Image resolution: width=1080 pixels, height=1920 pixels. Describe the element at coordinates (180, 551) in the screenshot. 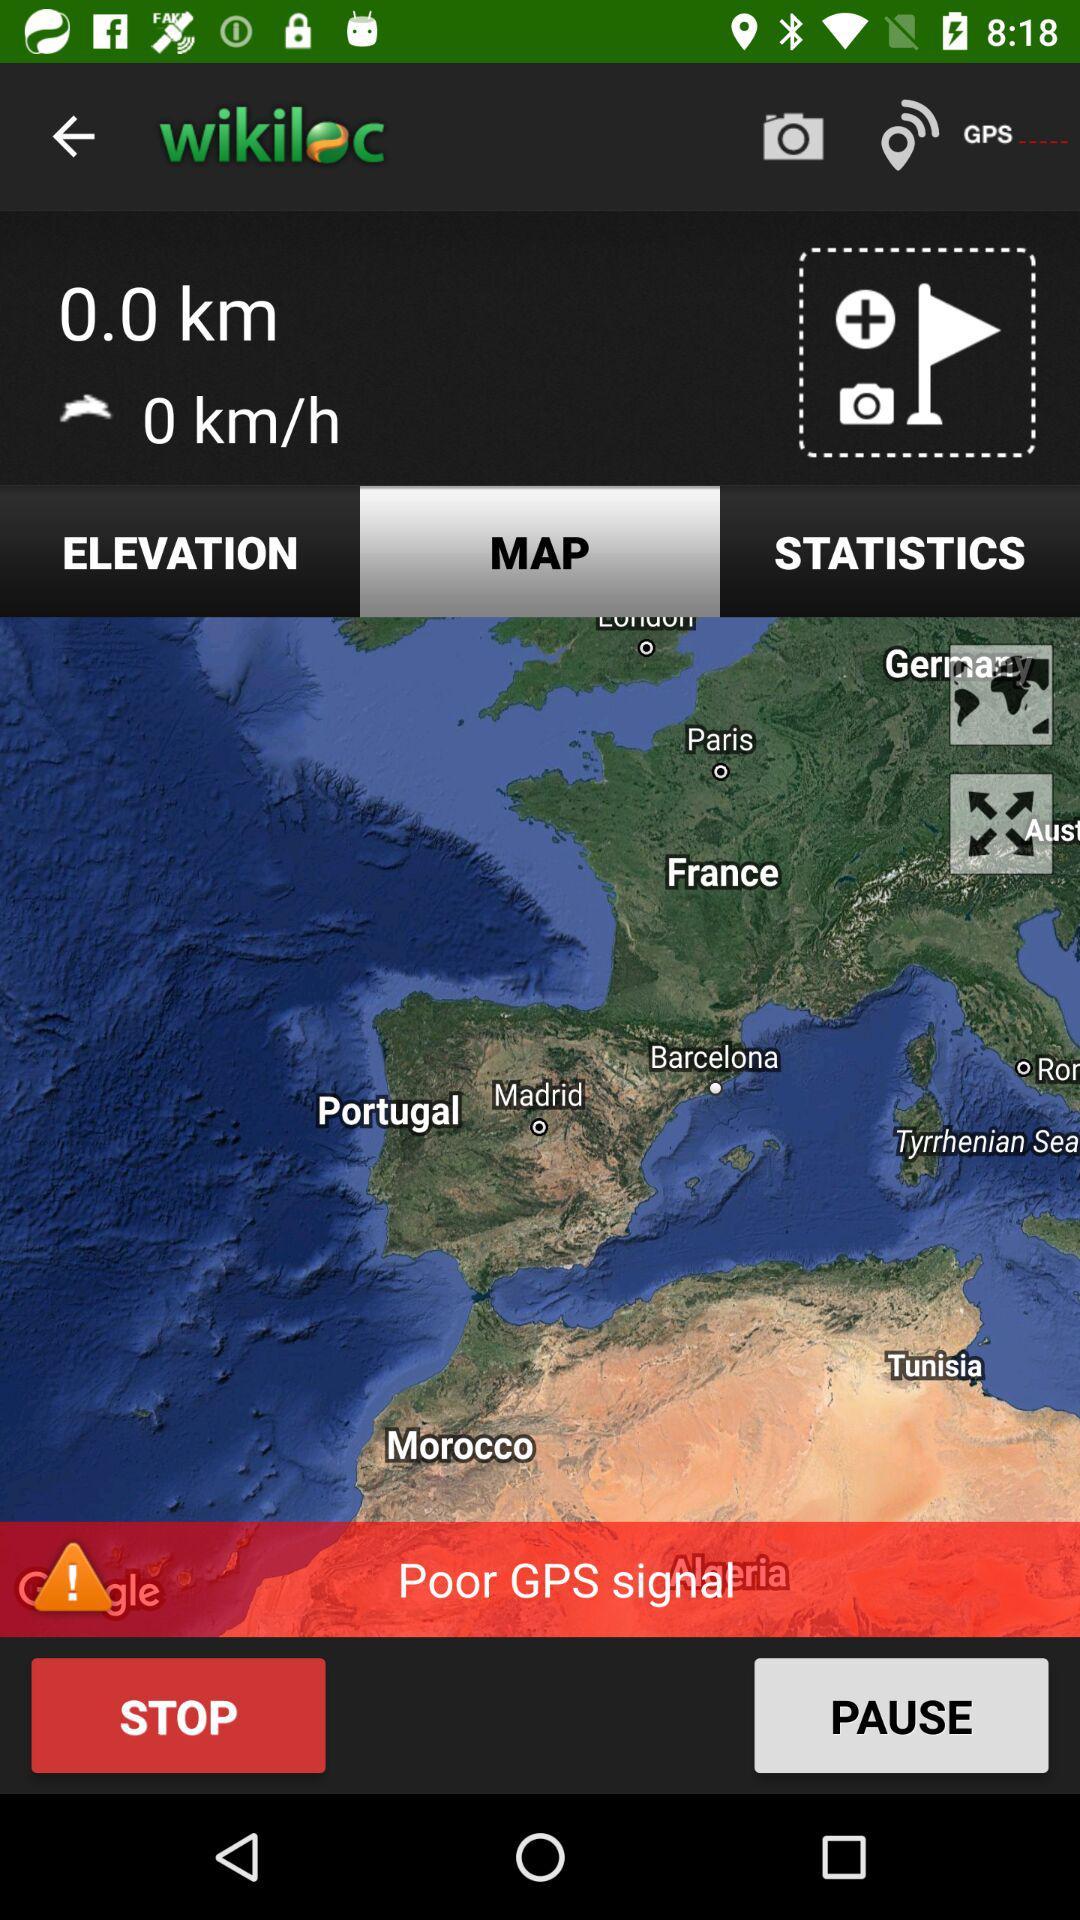

I see `the button to the left of map button` at that location.